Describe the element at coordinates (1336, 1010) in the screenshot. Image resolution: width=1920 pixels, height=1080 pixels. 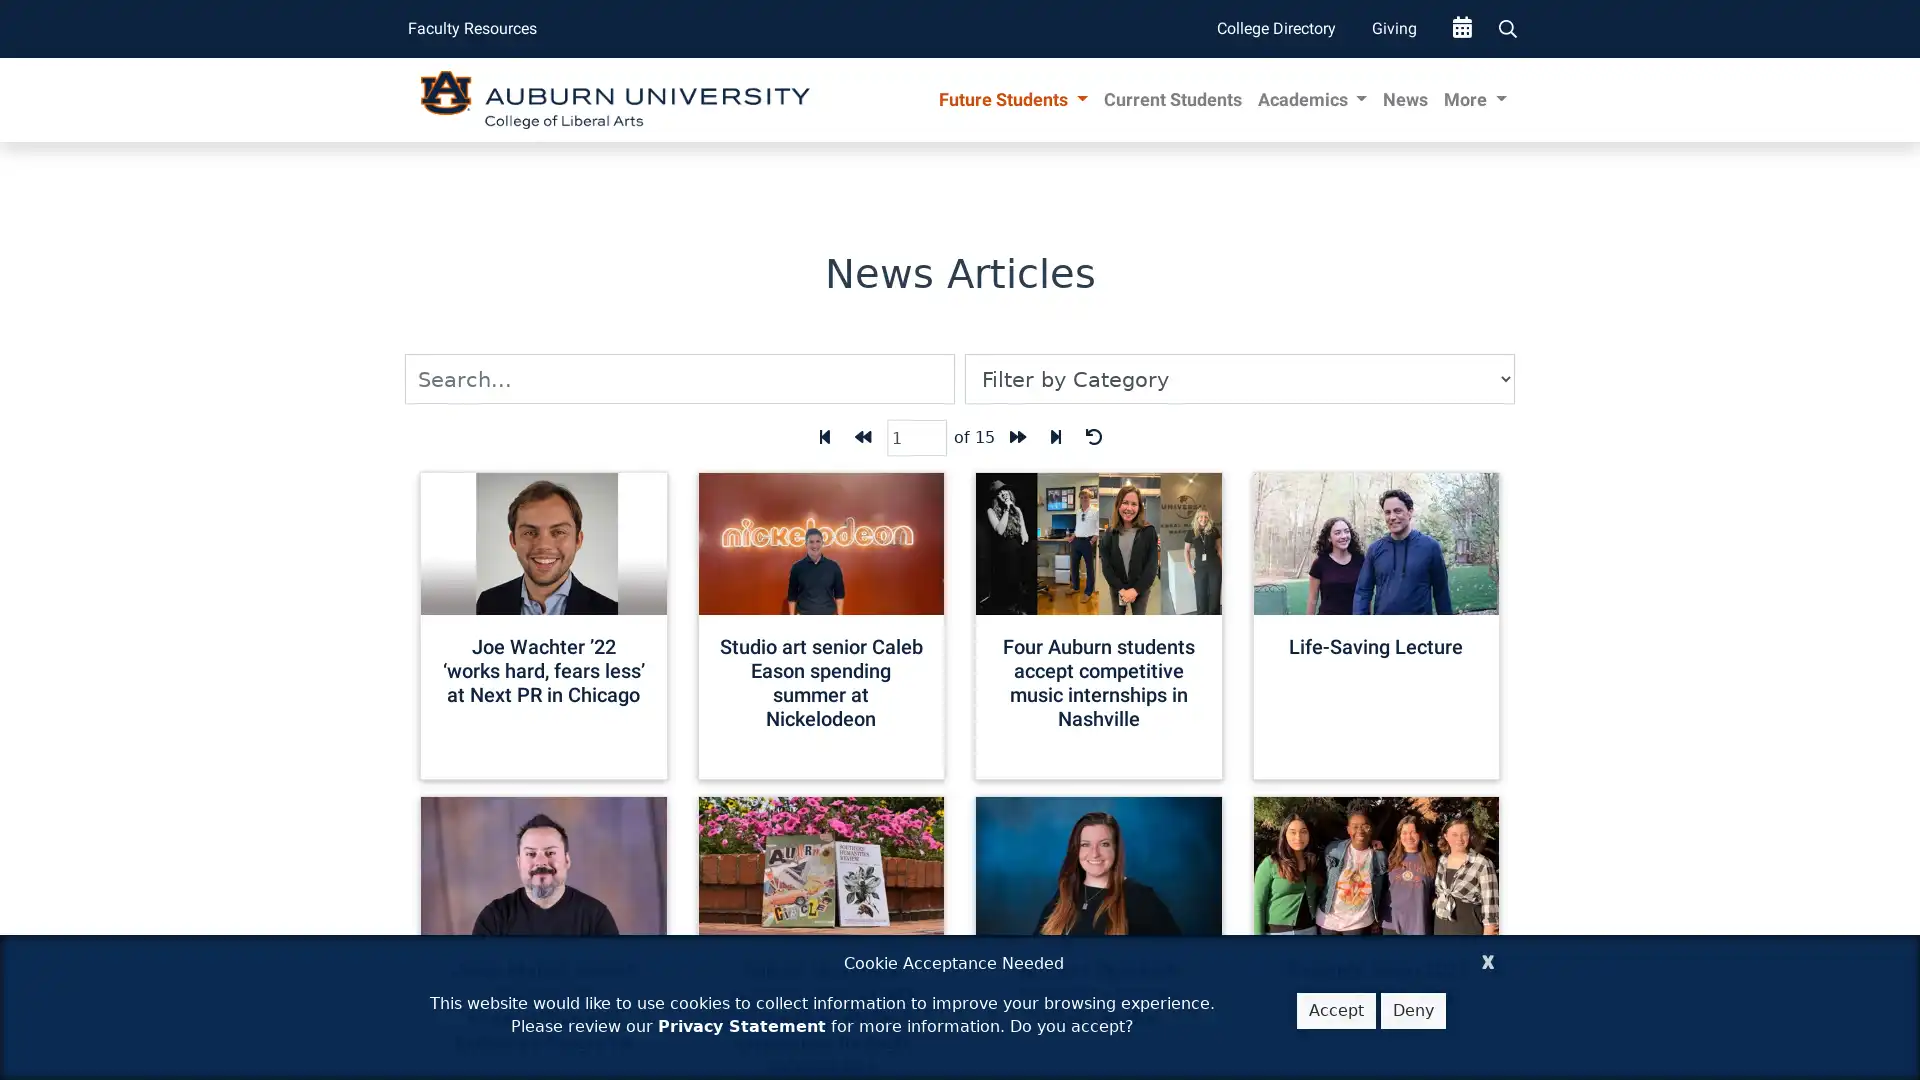
I see `Accept` at that location.